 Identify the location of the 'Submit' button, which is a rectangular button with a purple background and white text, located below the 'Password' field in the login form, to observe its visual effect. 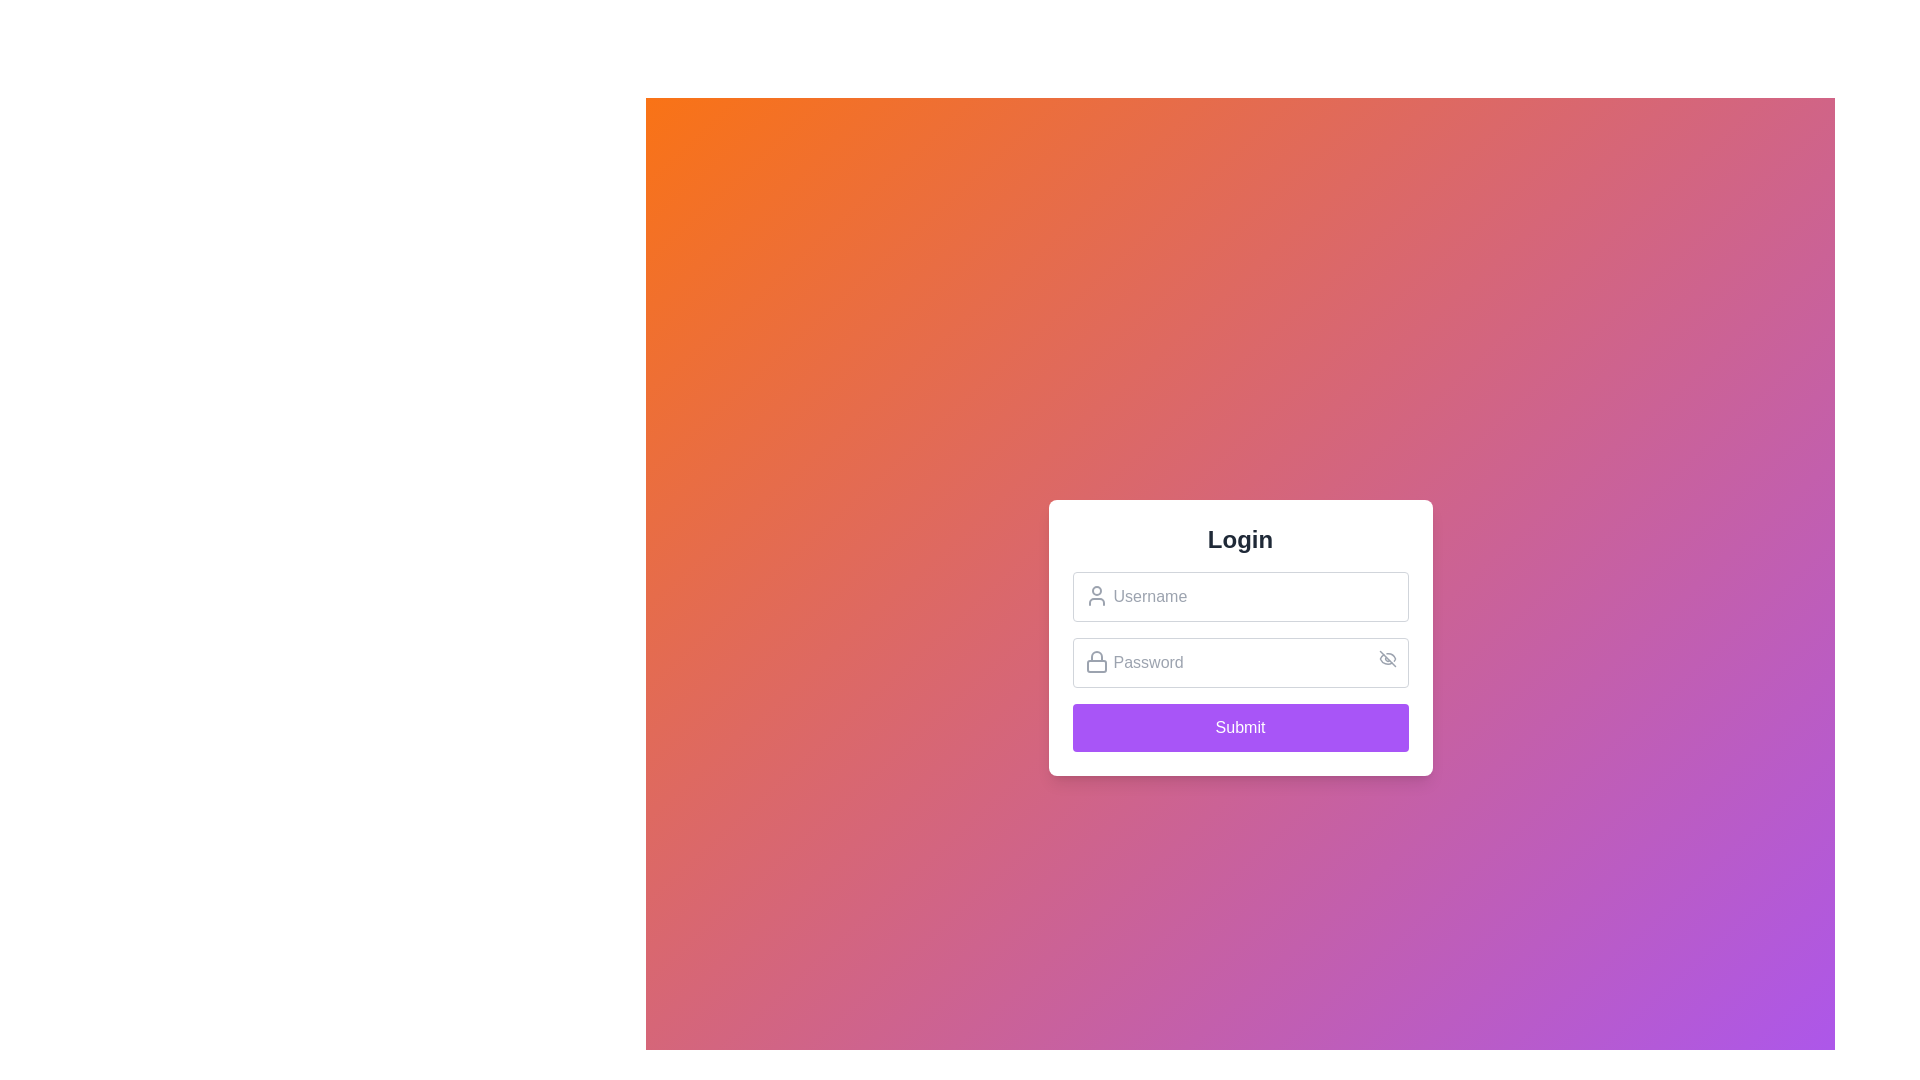
(1239, 728).